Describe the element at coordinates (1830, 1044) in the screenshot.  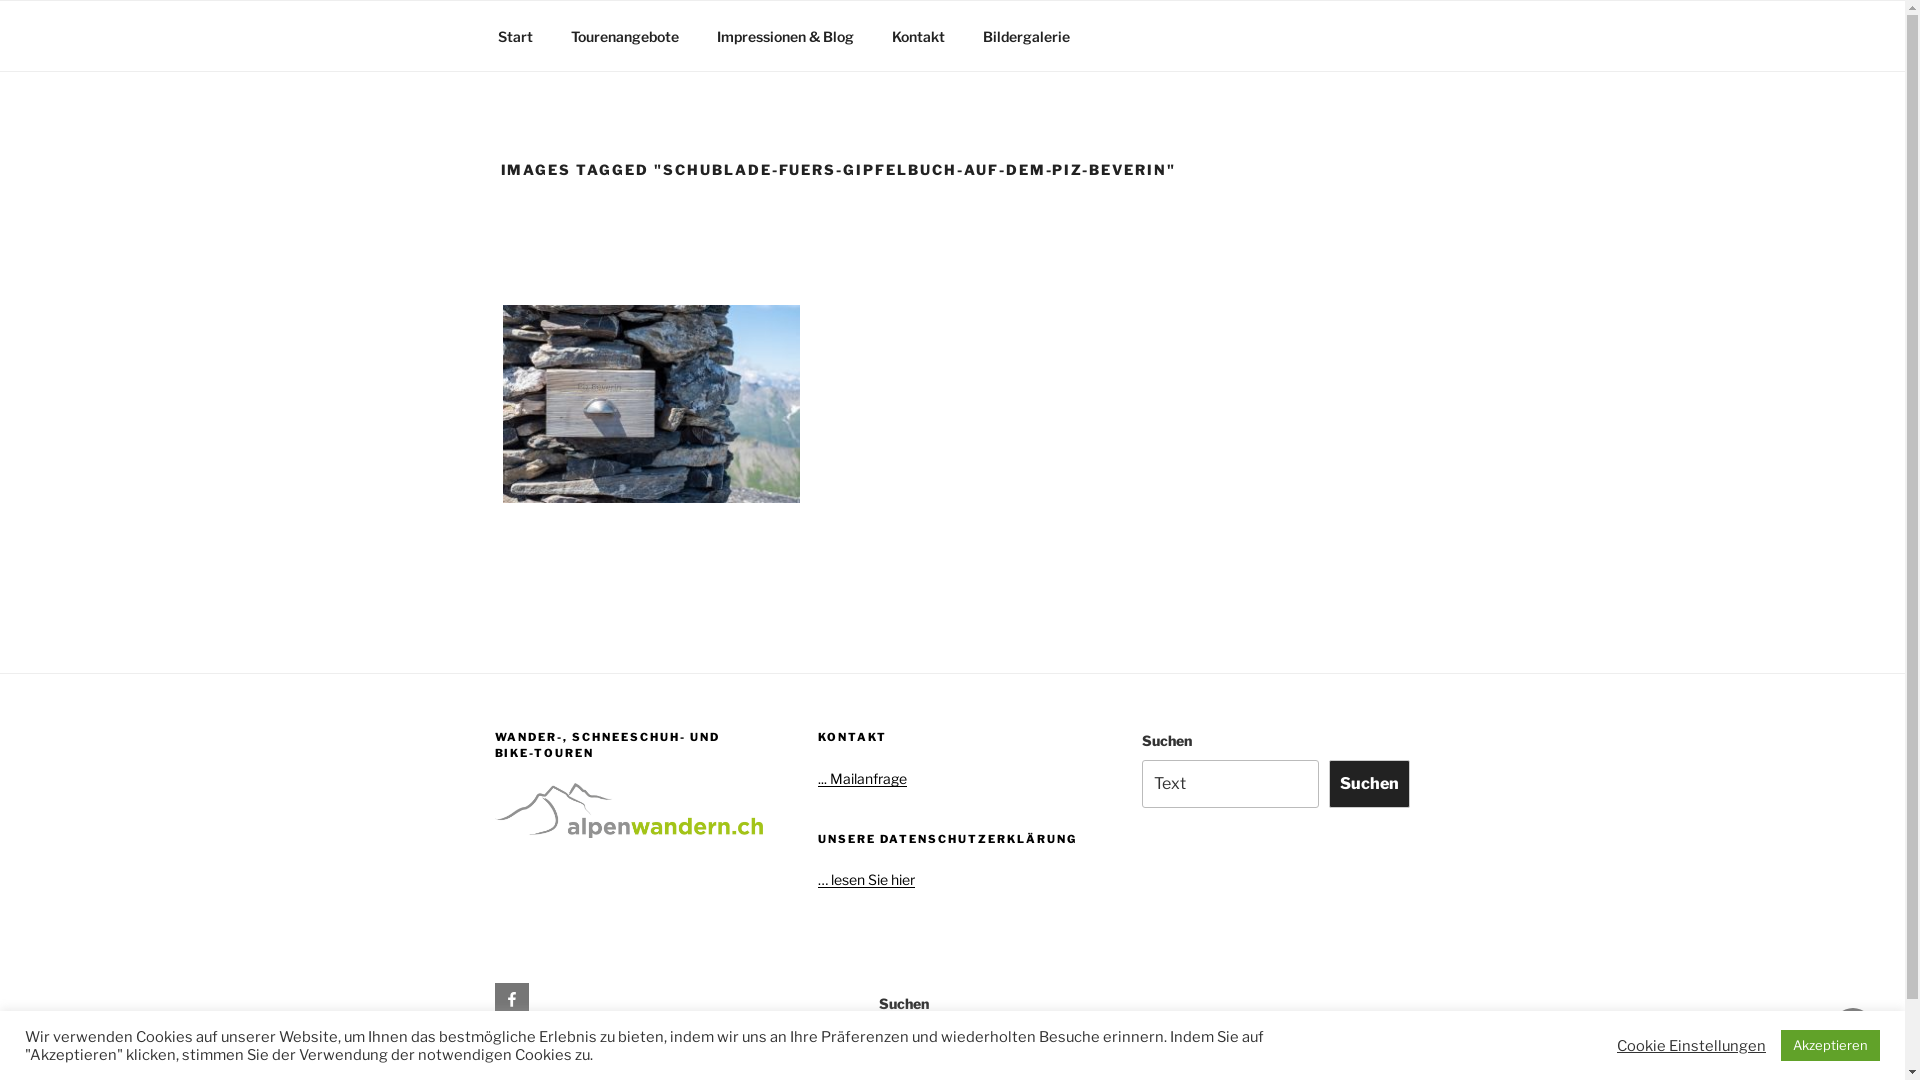
I see `'Akzeptieren'` at that location.